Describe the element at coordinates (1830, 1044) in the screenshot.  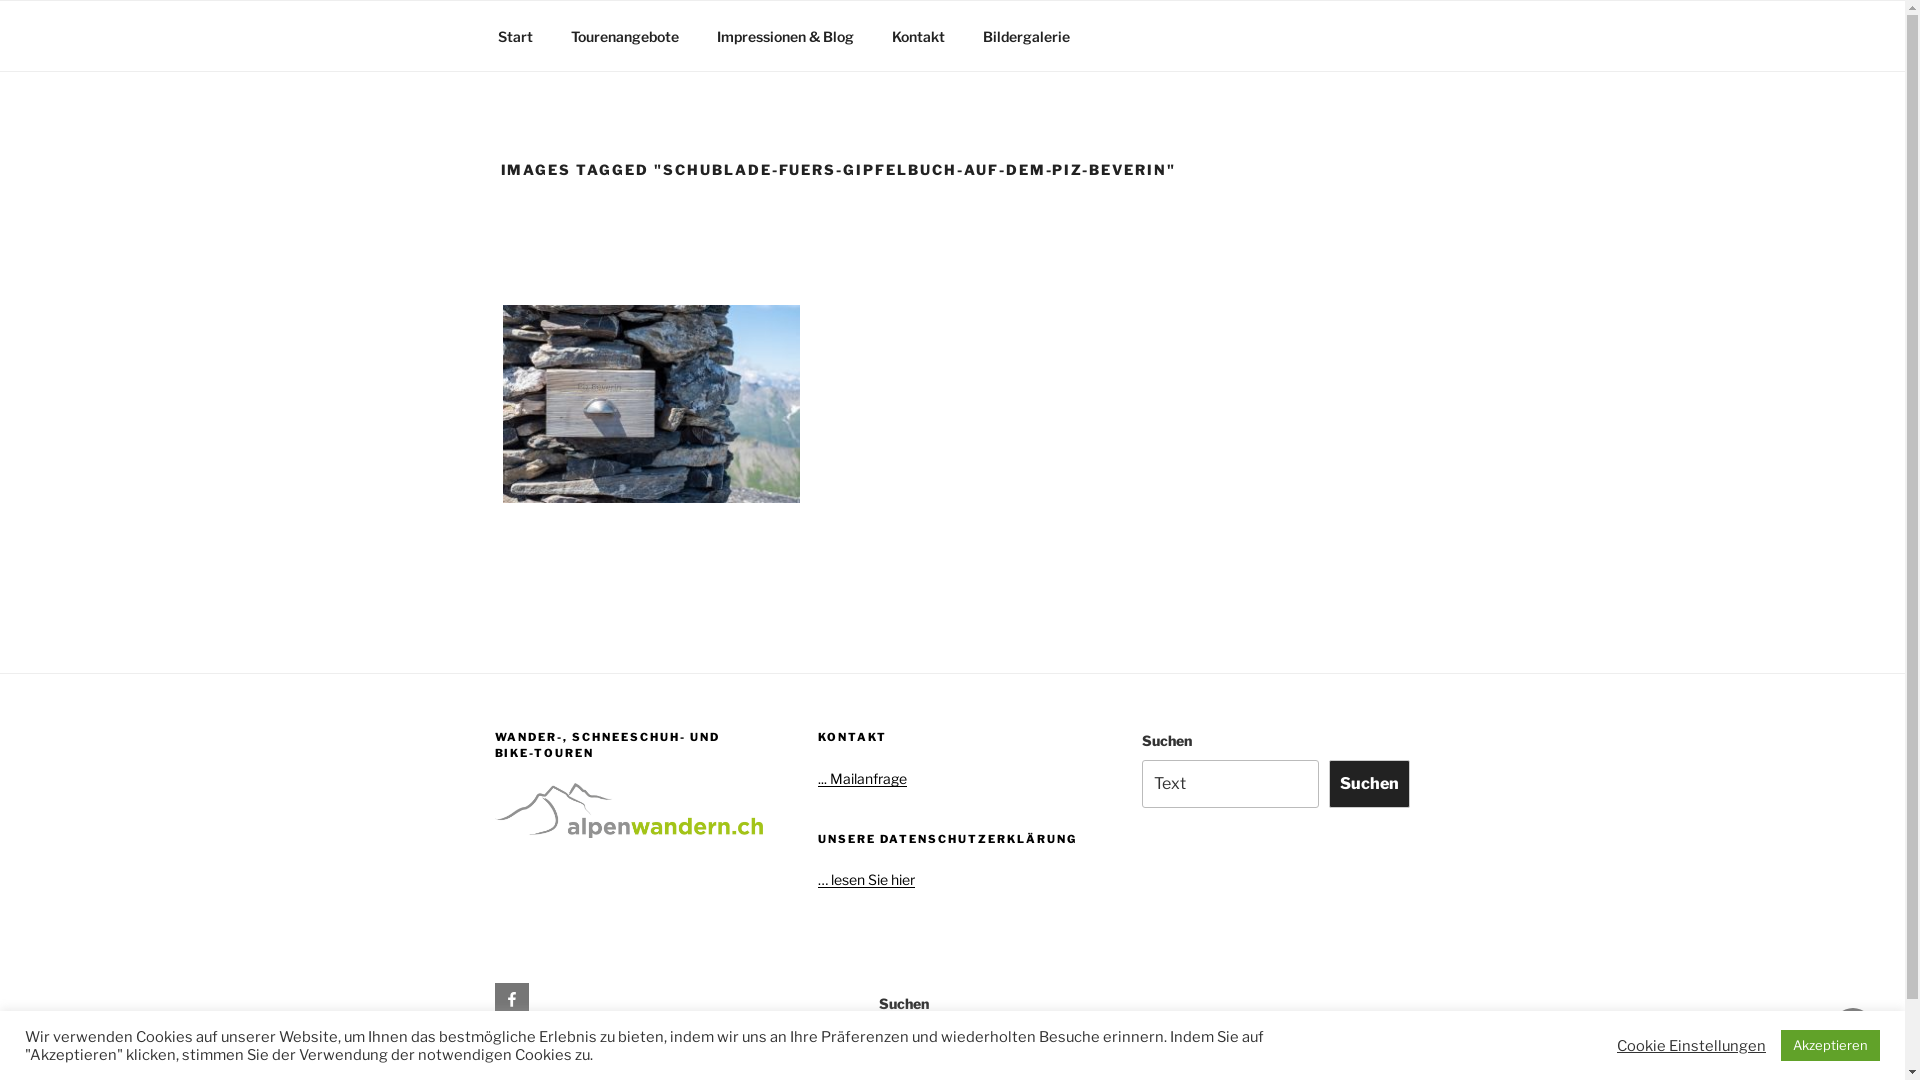
I see `'Akzeptieren'` at that location.